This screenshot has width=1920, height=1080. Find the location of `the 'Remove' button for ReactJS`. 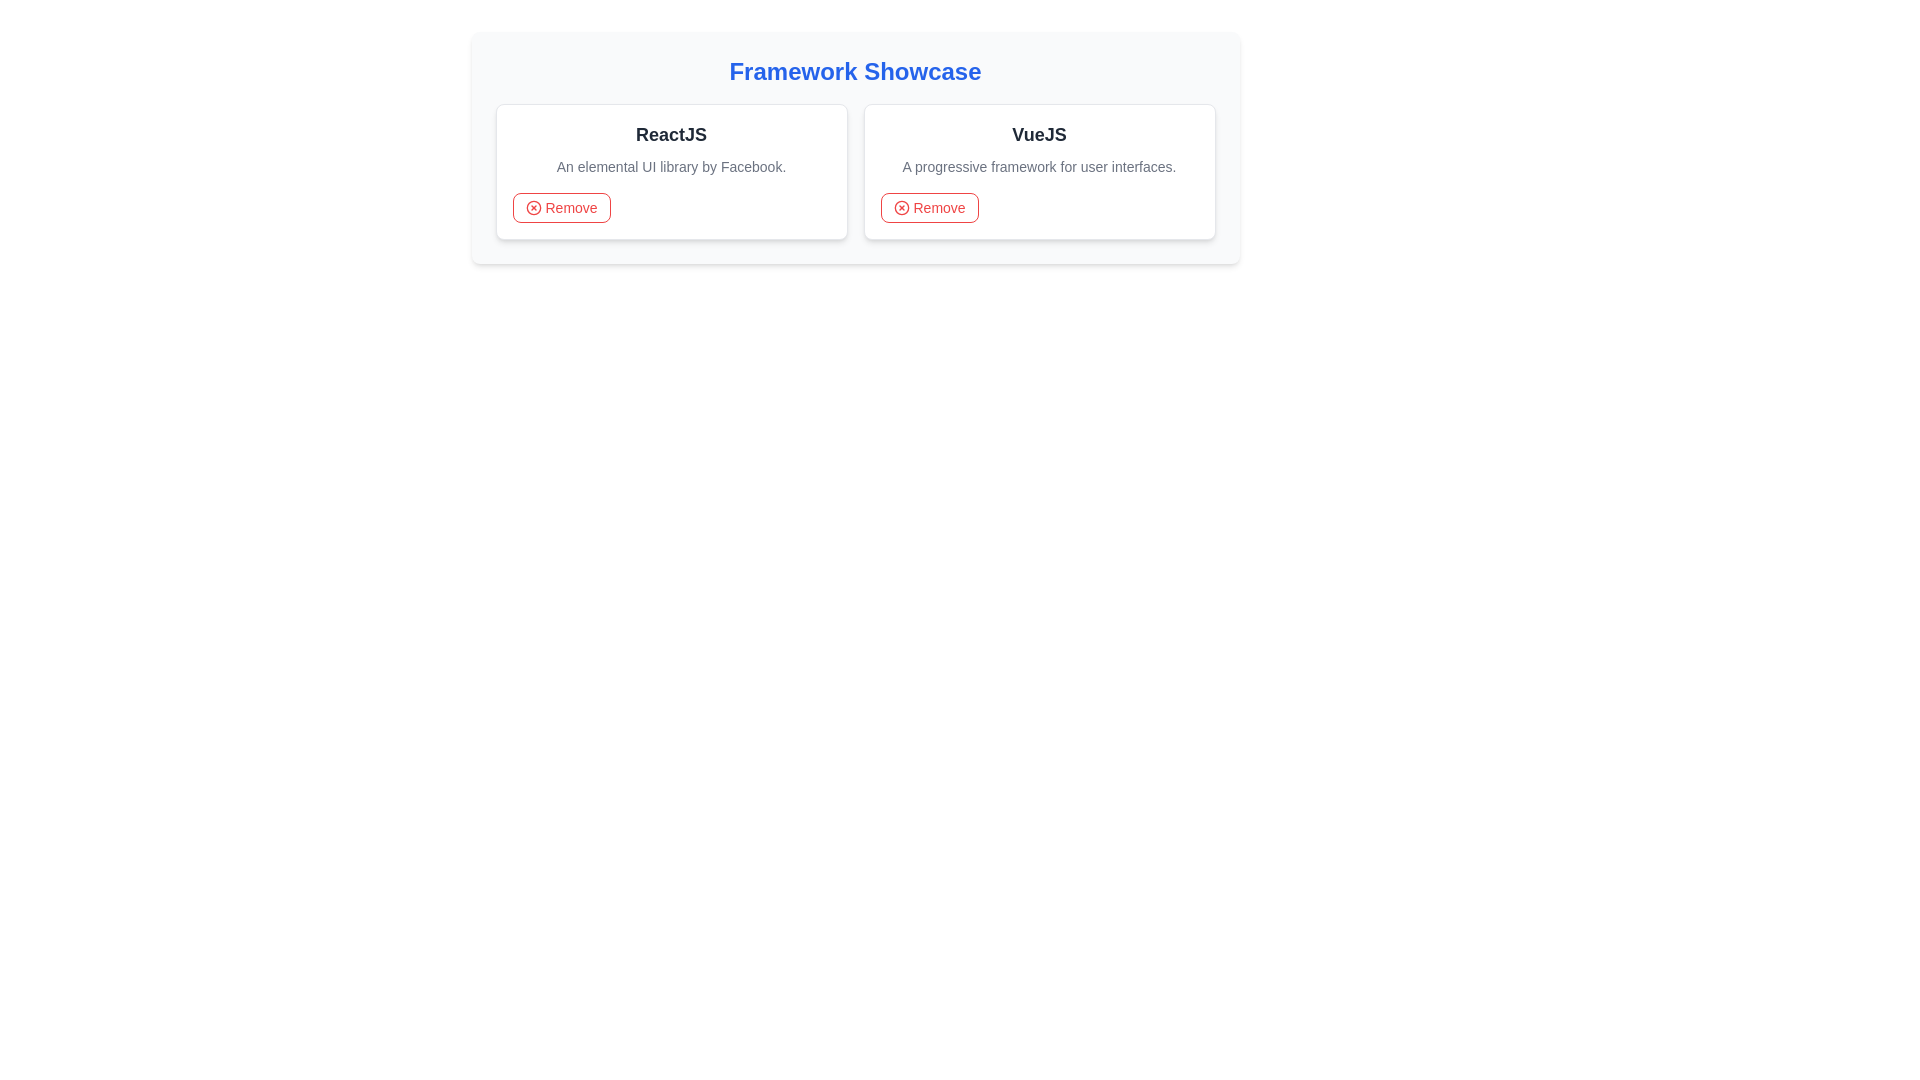

the 'Remove' button for ReactJS is located at coordinates (560, 208).